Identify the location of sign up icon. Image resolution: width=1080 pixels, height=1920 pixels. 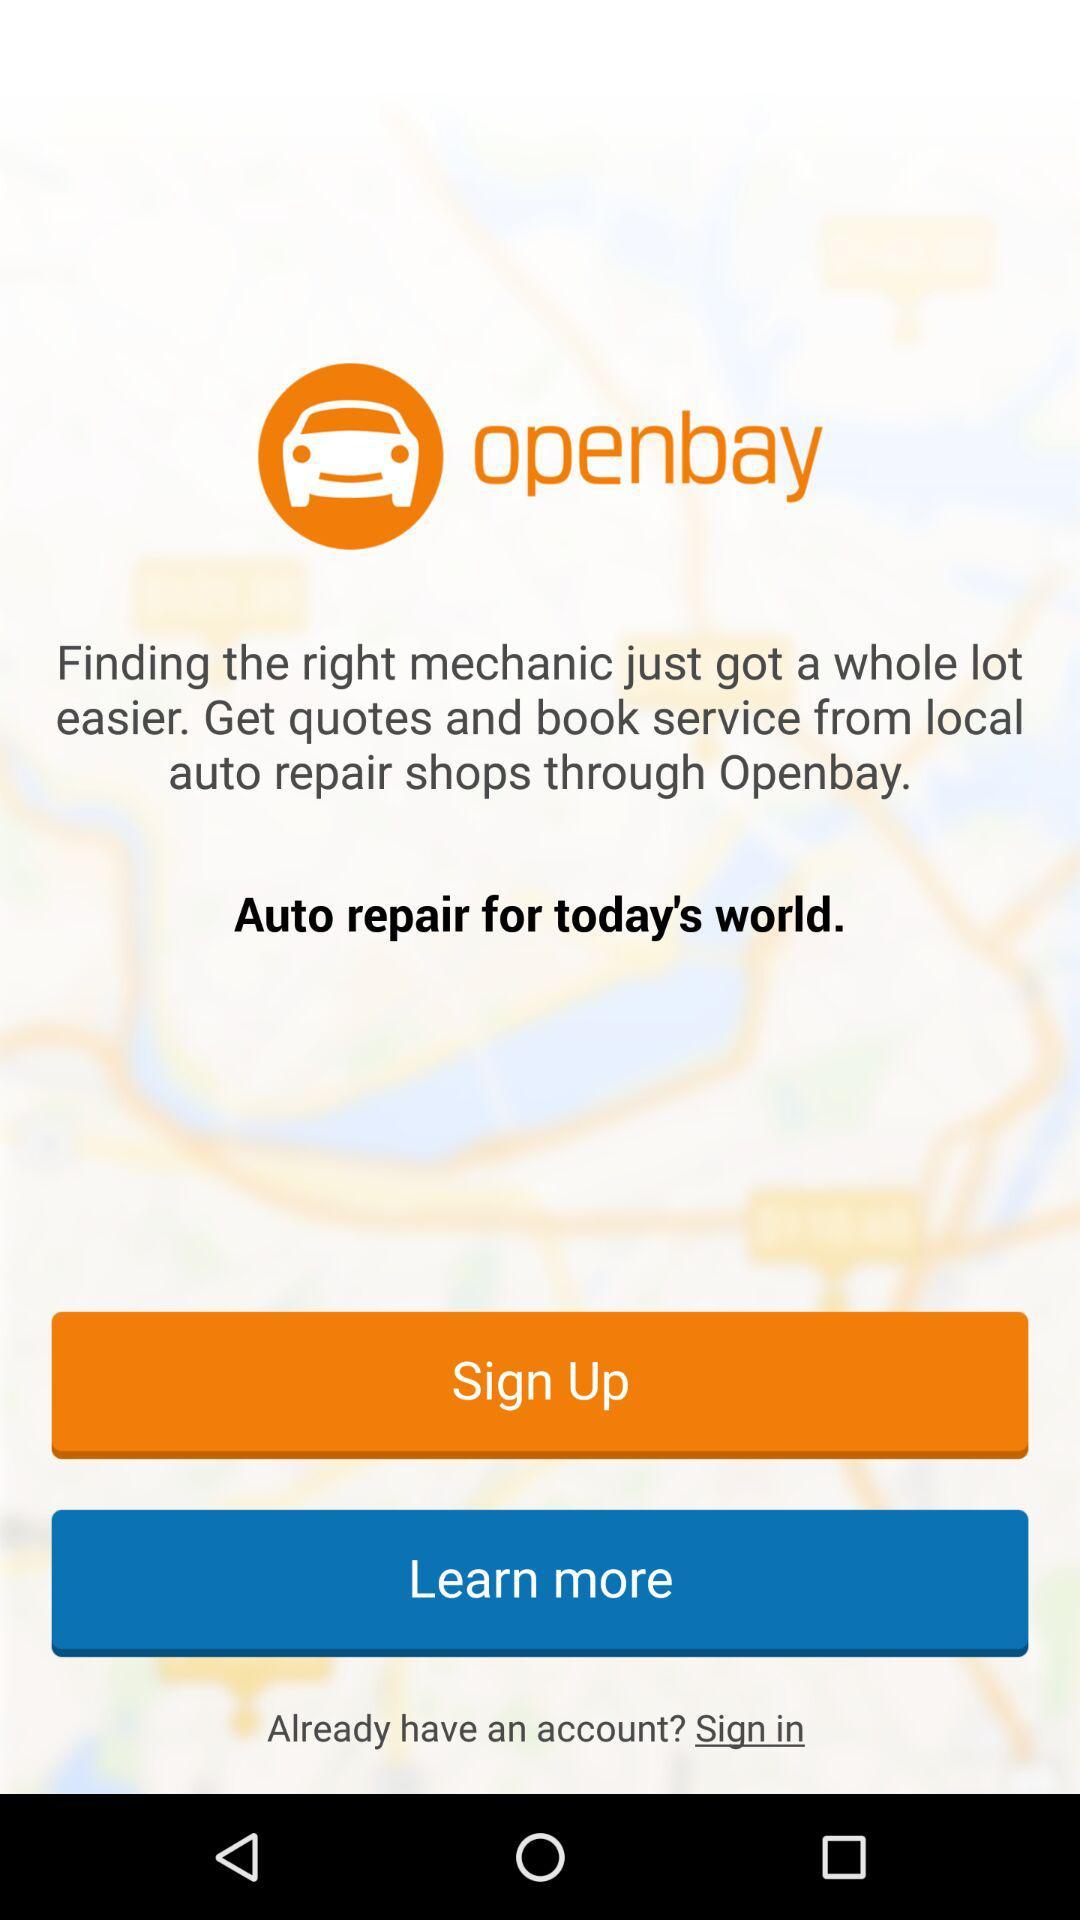
(540, 1383).